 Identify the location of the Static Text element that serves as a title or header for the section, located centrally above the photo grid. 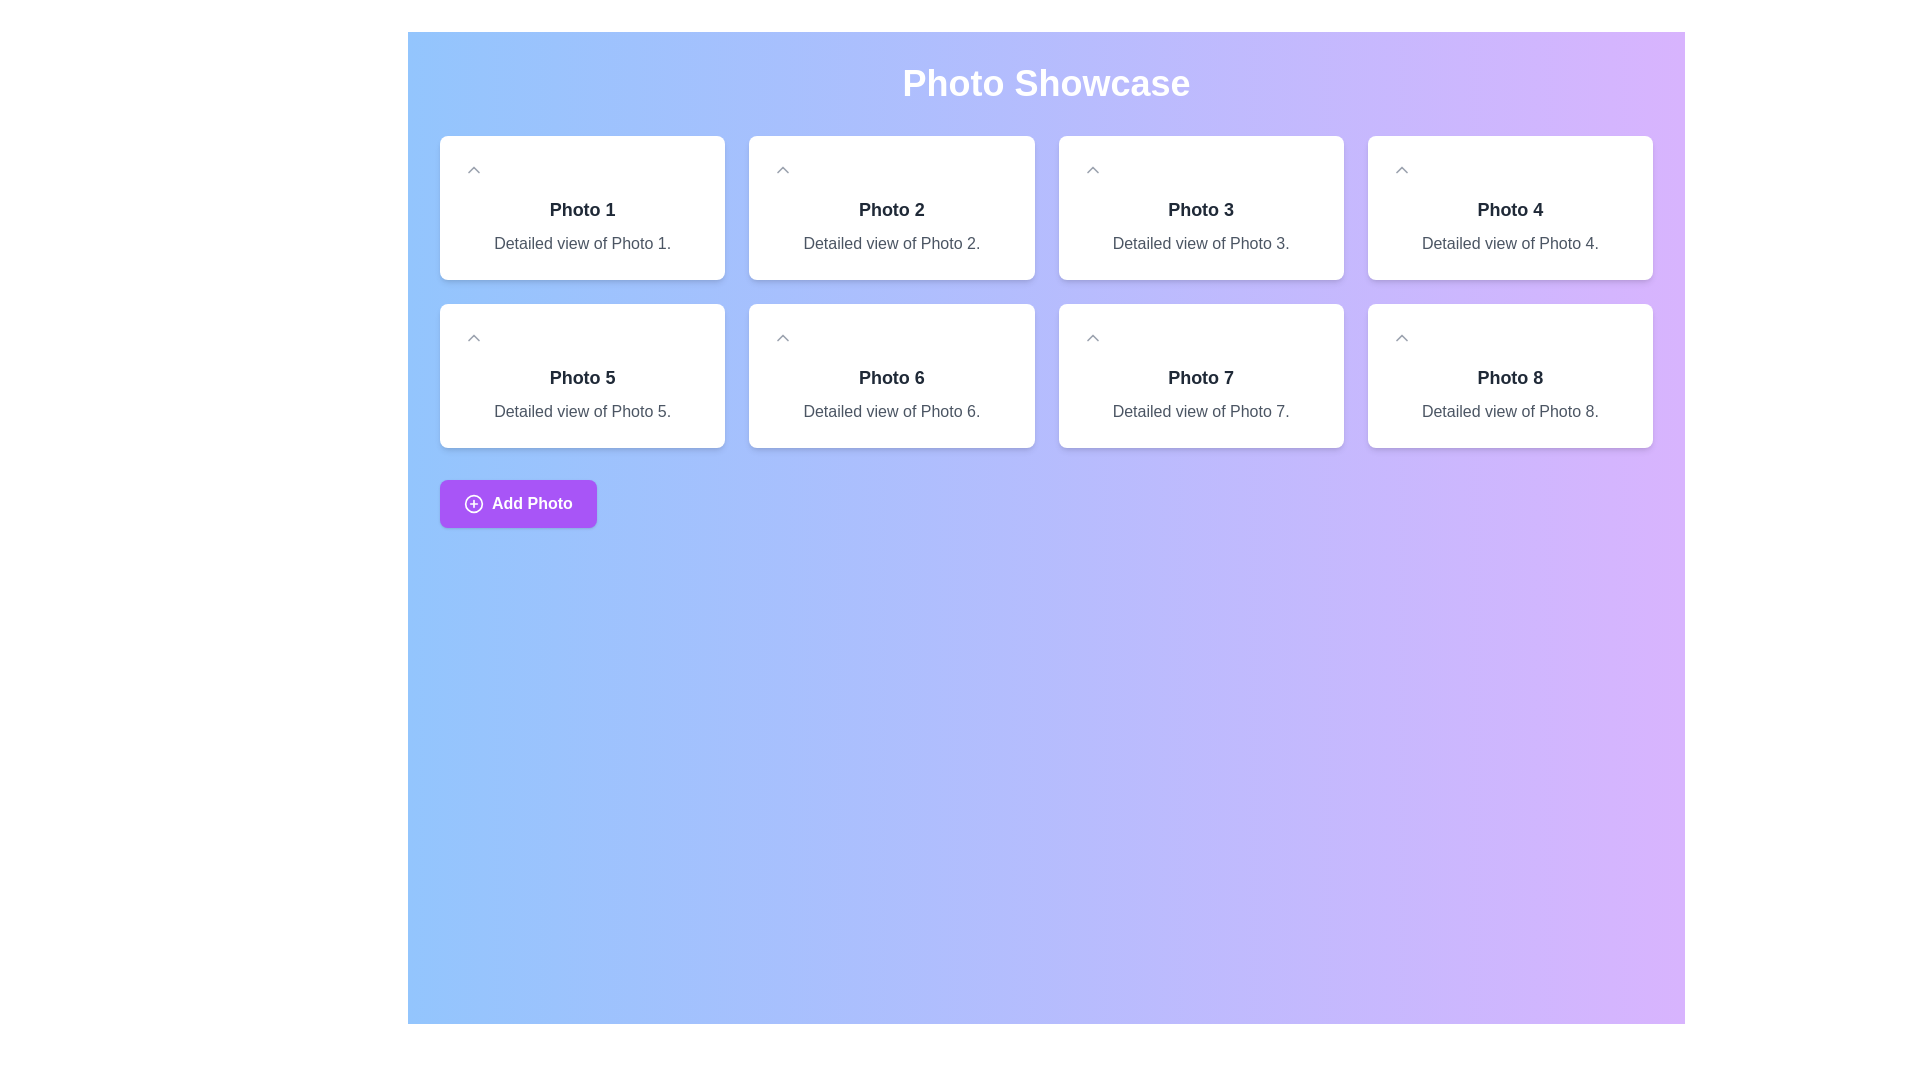
(1045, 83).